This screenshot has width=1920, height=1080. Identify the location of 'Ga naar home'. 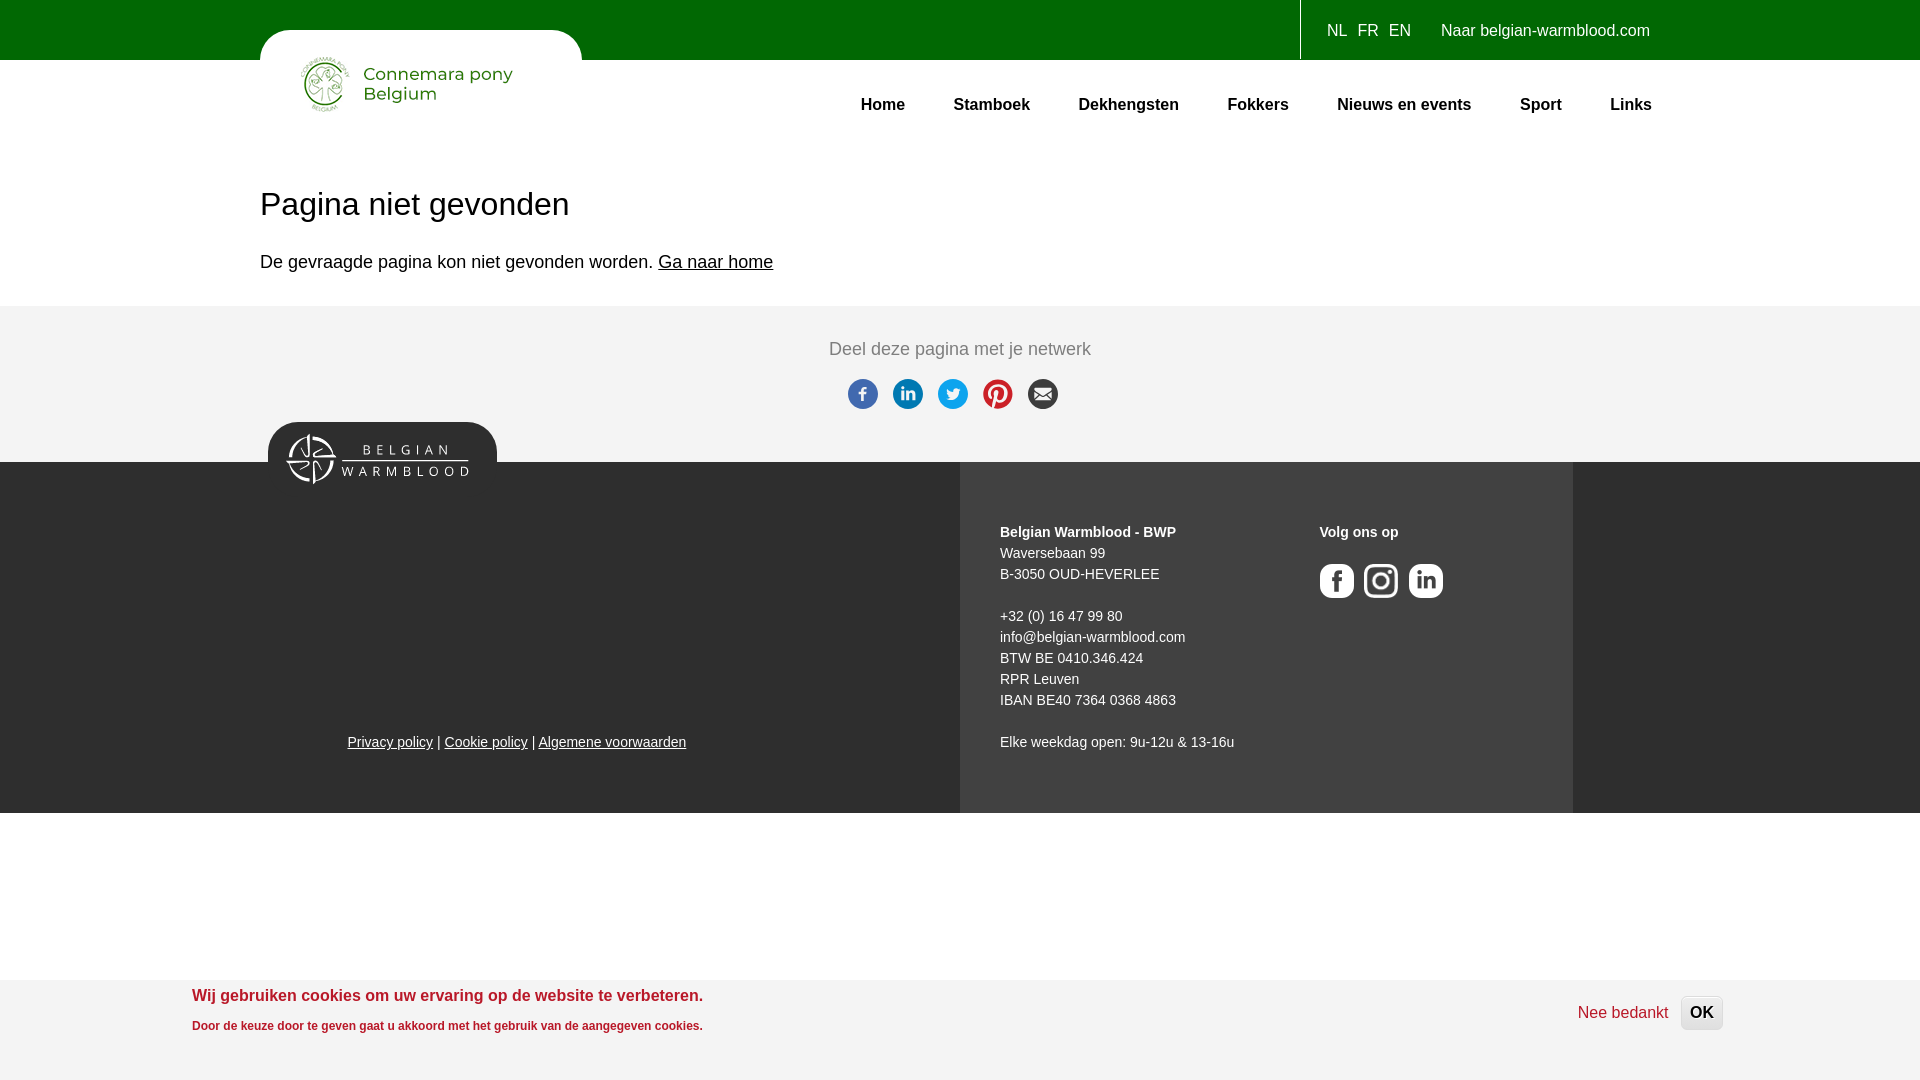
(715, 261).